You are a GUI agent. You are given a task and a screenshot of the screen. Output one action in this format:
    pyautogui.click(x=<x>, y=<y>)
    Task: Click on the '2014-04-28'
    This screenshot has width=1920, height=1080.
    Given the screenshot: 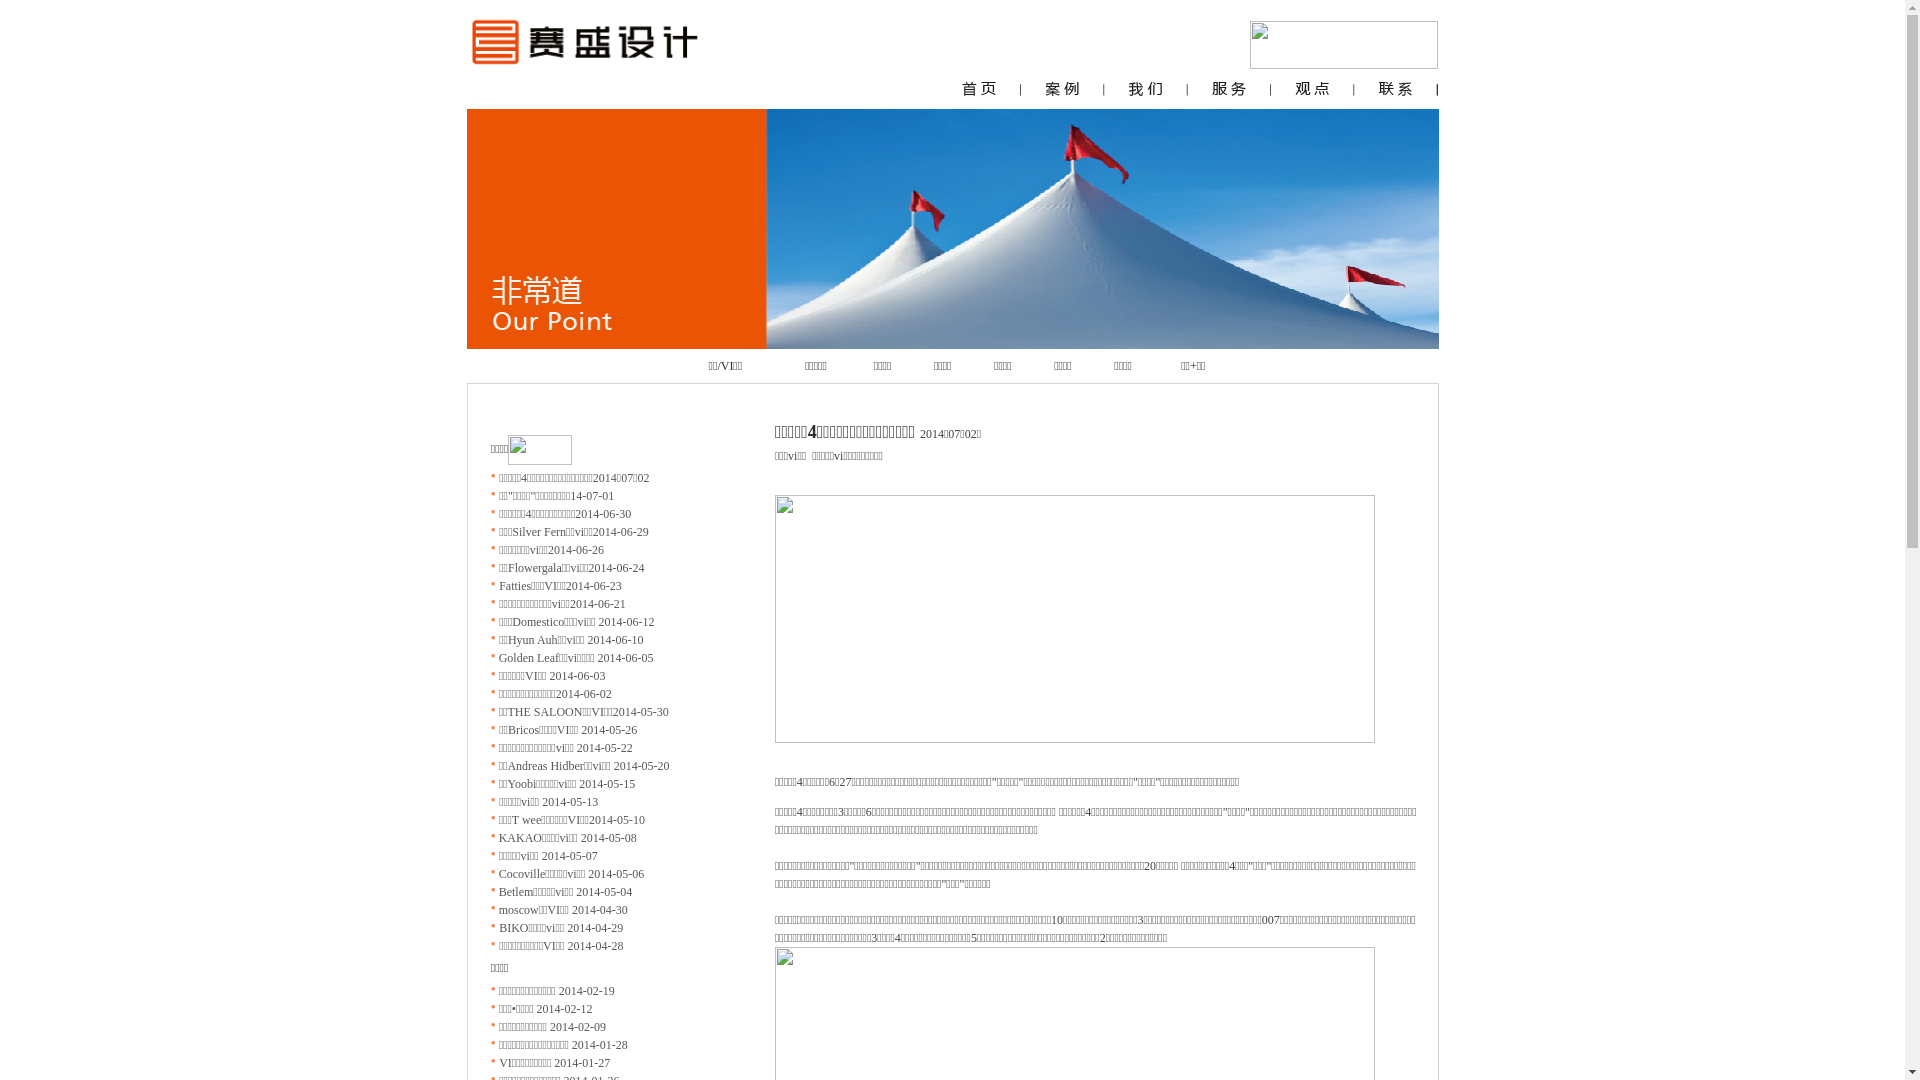 What is the action you would take?
    pyautogui.click(x=592, y=945)
    